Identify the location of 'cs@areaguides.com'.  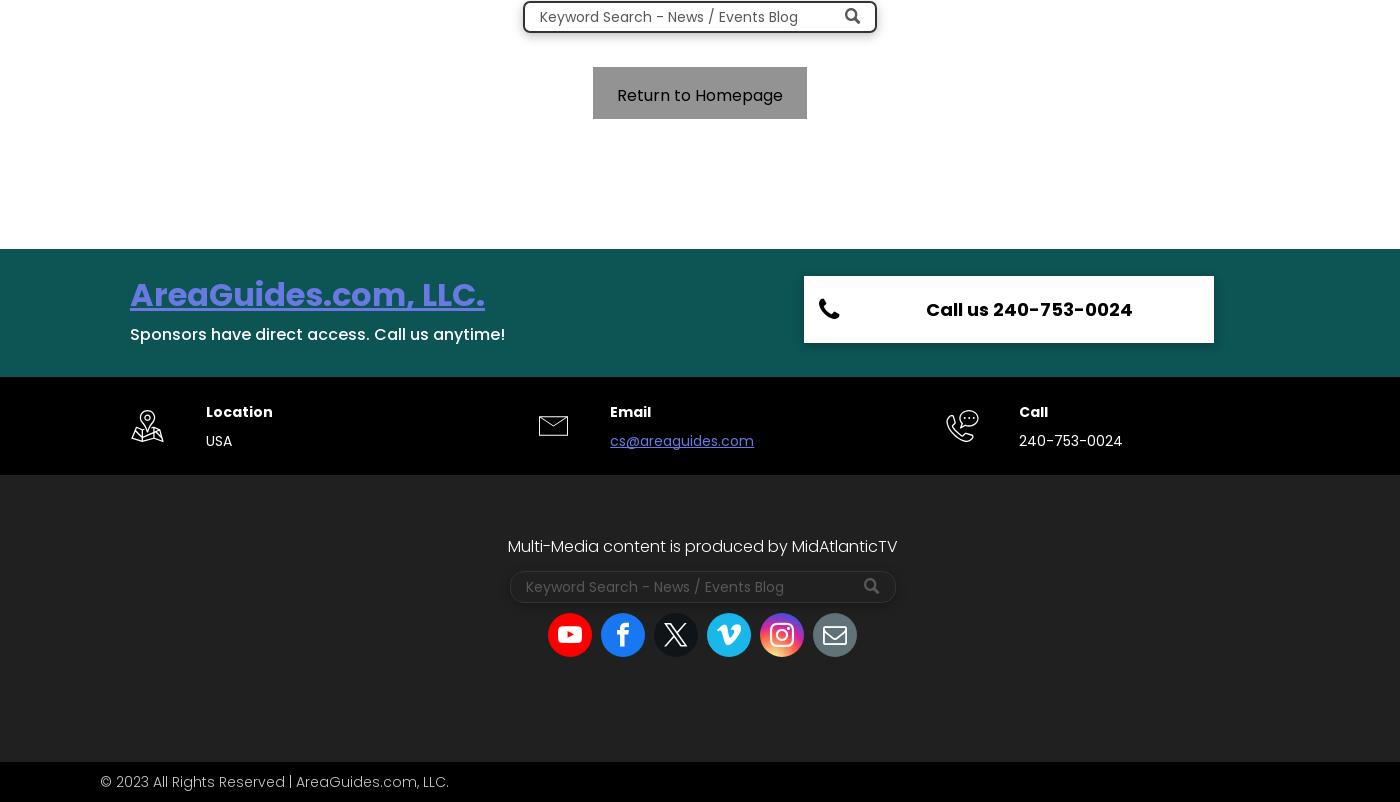
(681, 441).